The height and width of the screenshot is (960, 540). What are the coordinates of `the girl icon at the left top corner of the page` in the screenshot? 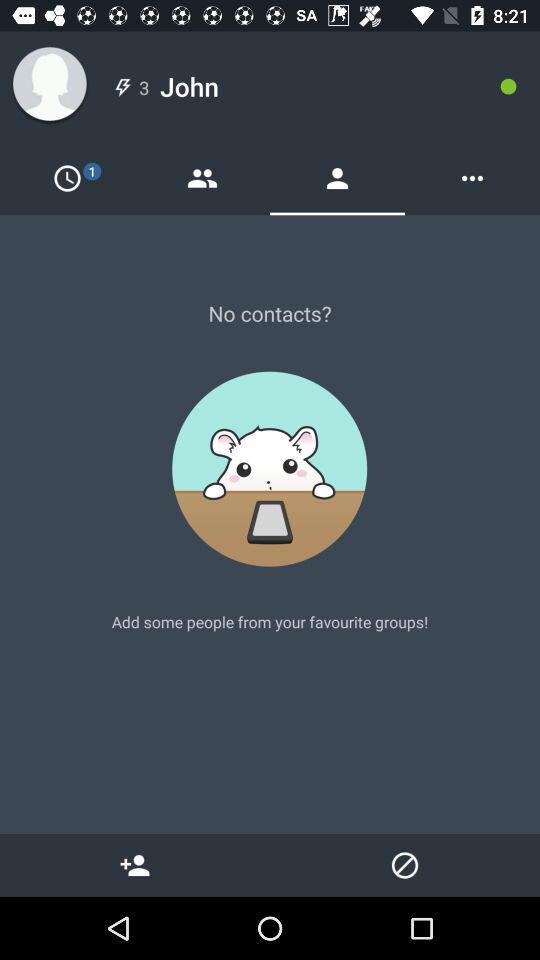 It's located at (50, 86).